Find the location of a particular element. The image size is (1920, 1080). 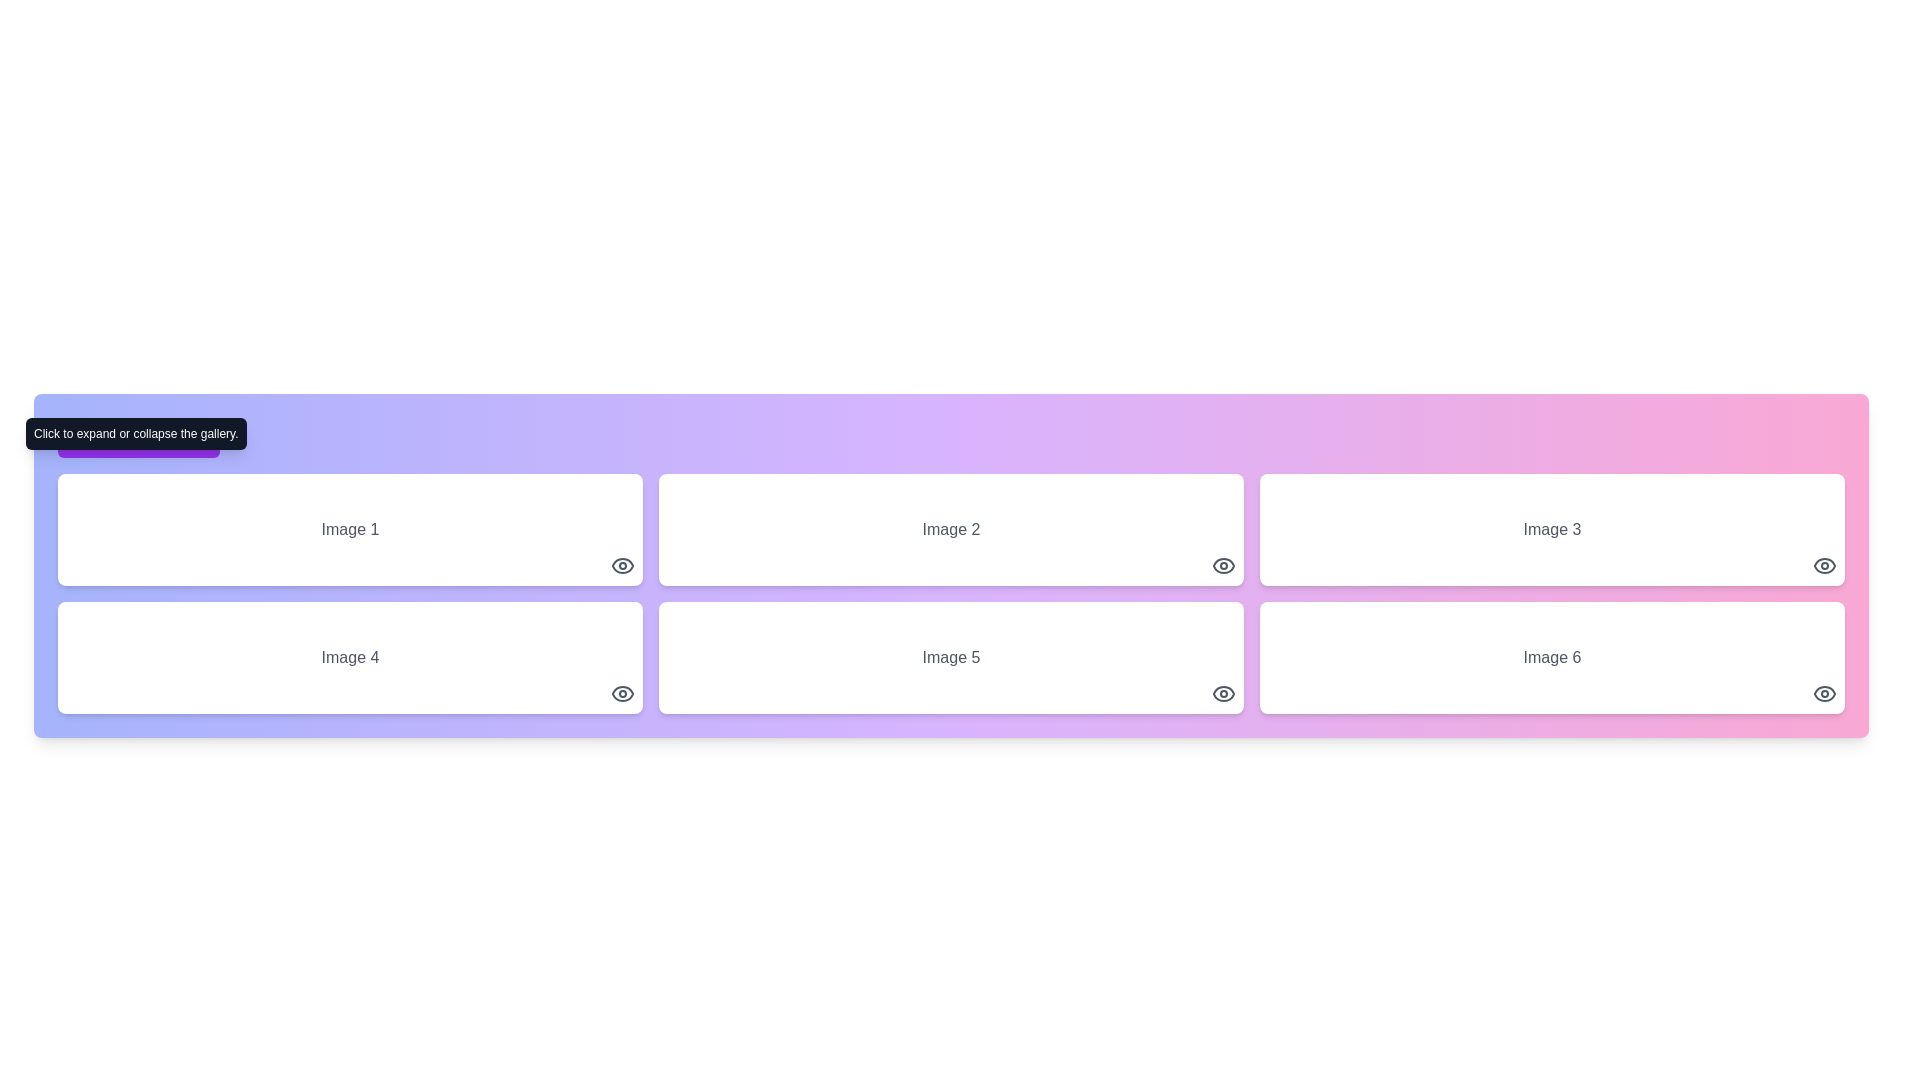

the card component labeled 'Image 2' that has a white background and an eye icon at the bottom-right corner is located at coordinates (950, 528).